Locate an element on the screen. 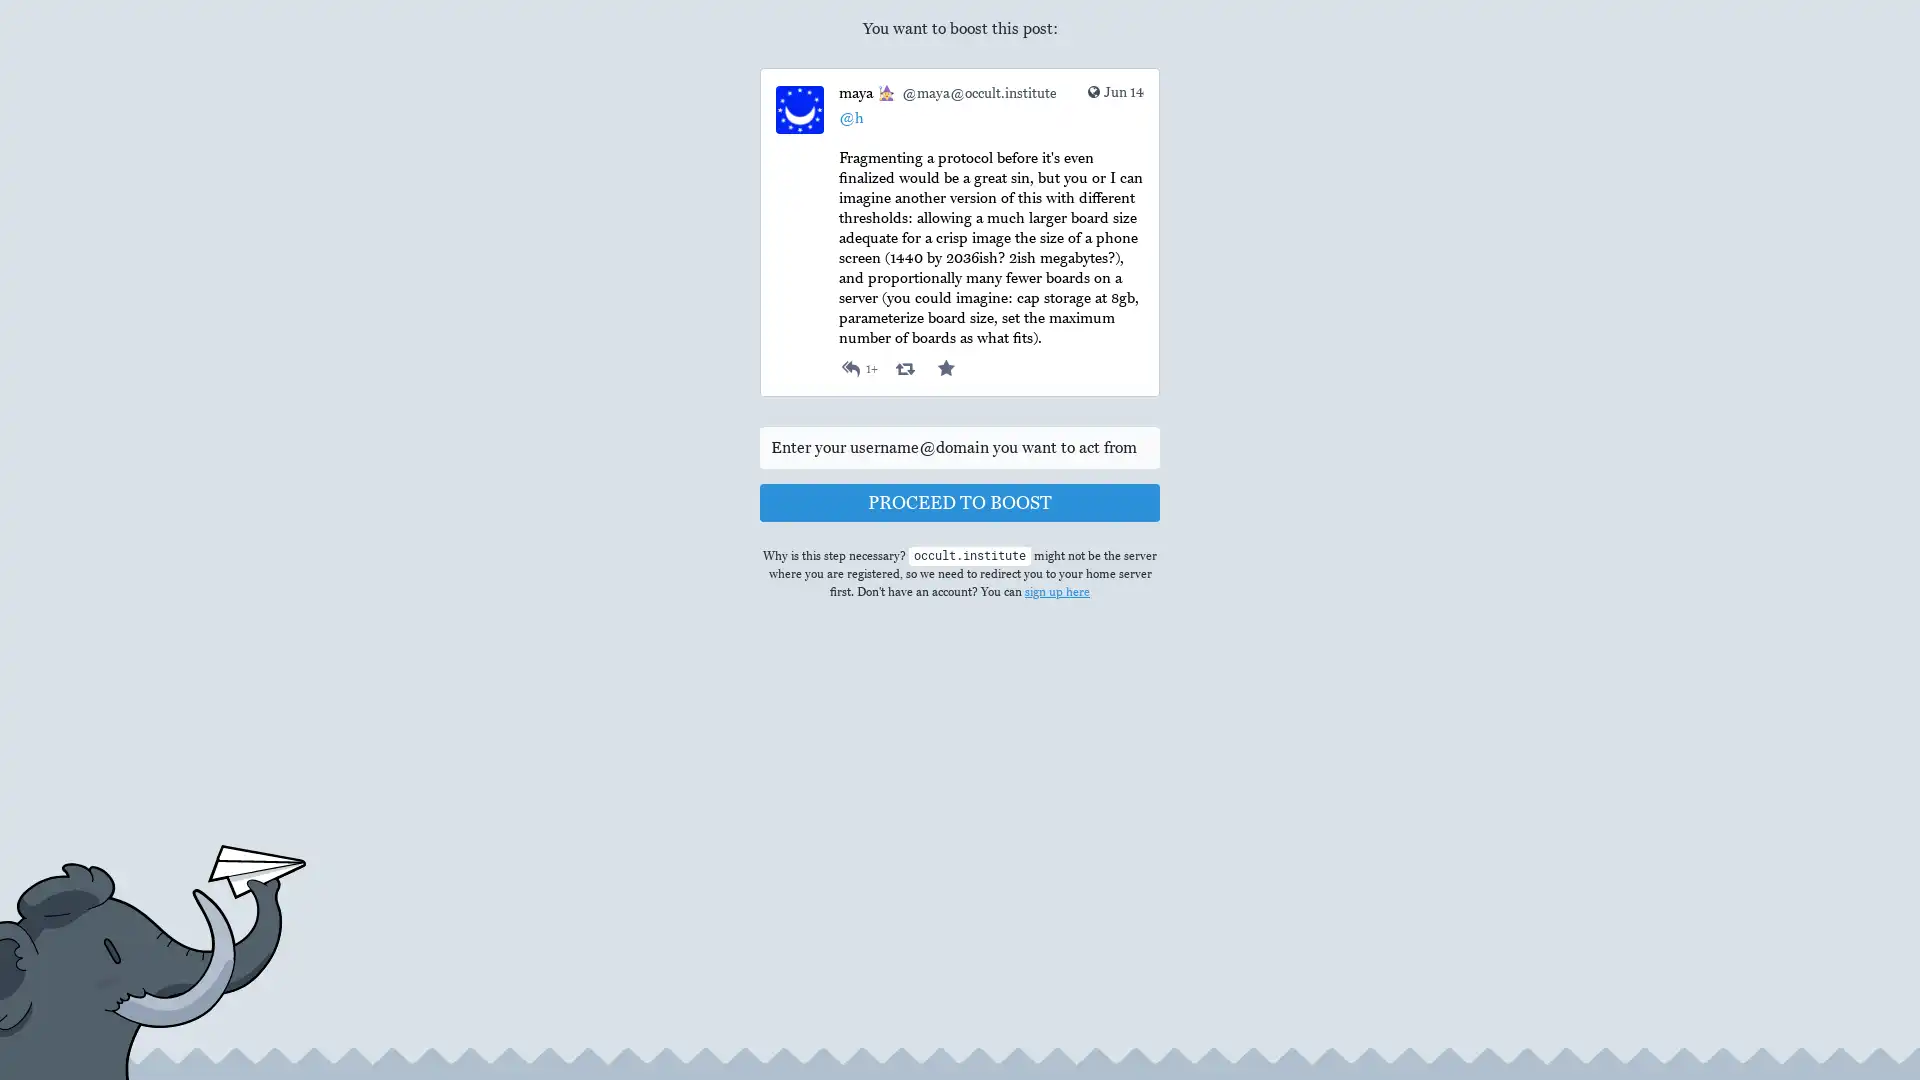 The height and width of the screenshot is (1080, 1920). PROCEED TO BOOST is located at coordinates (960, 501).